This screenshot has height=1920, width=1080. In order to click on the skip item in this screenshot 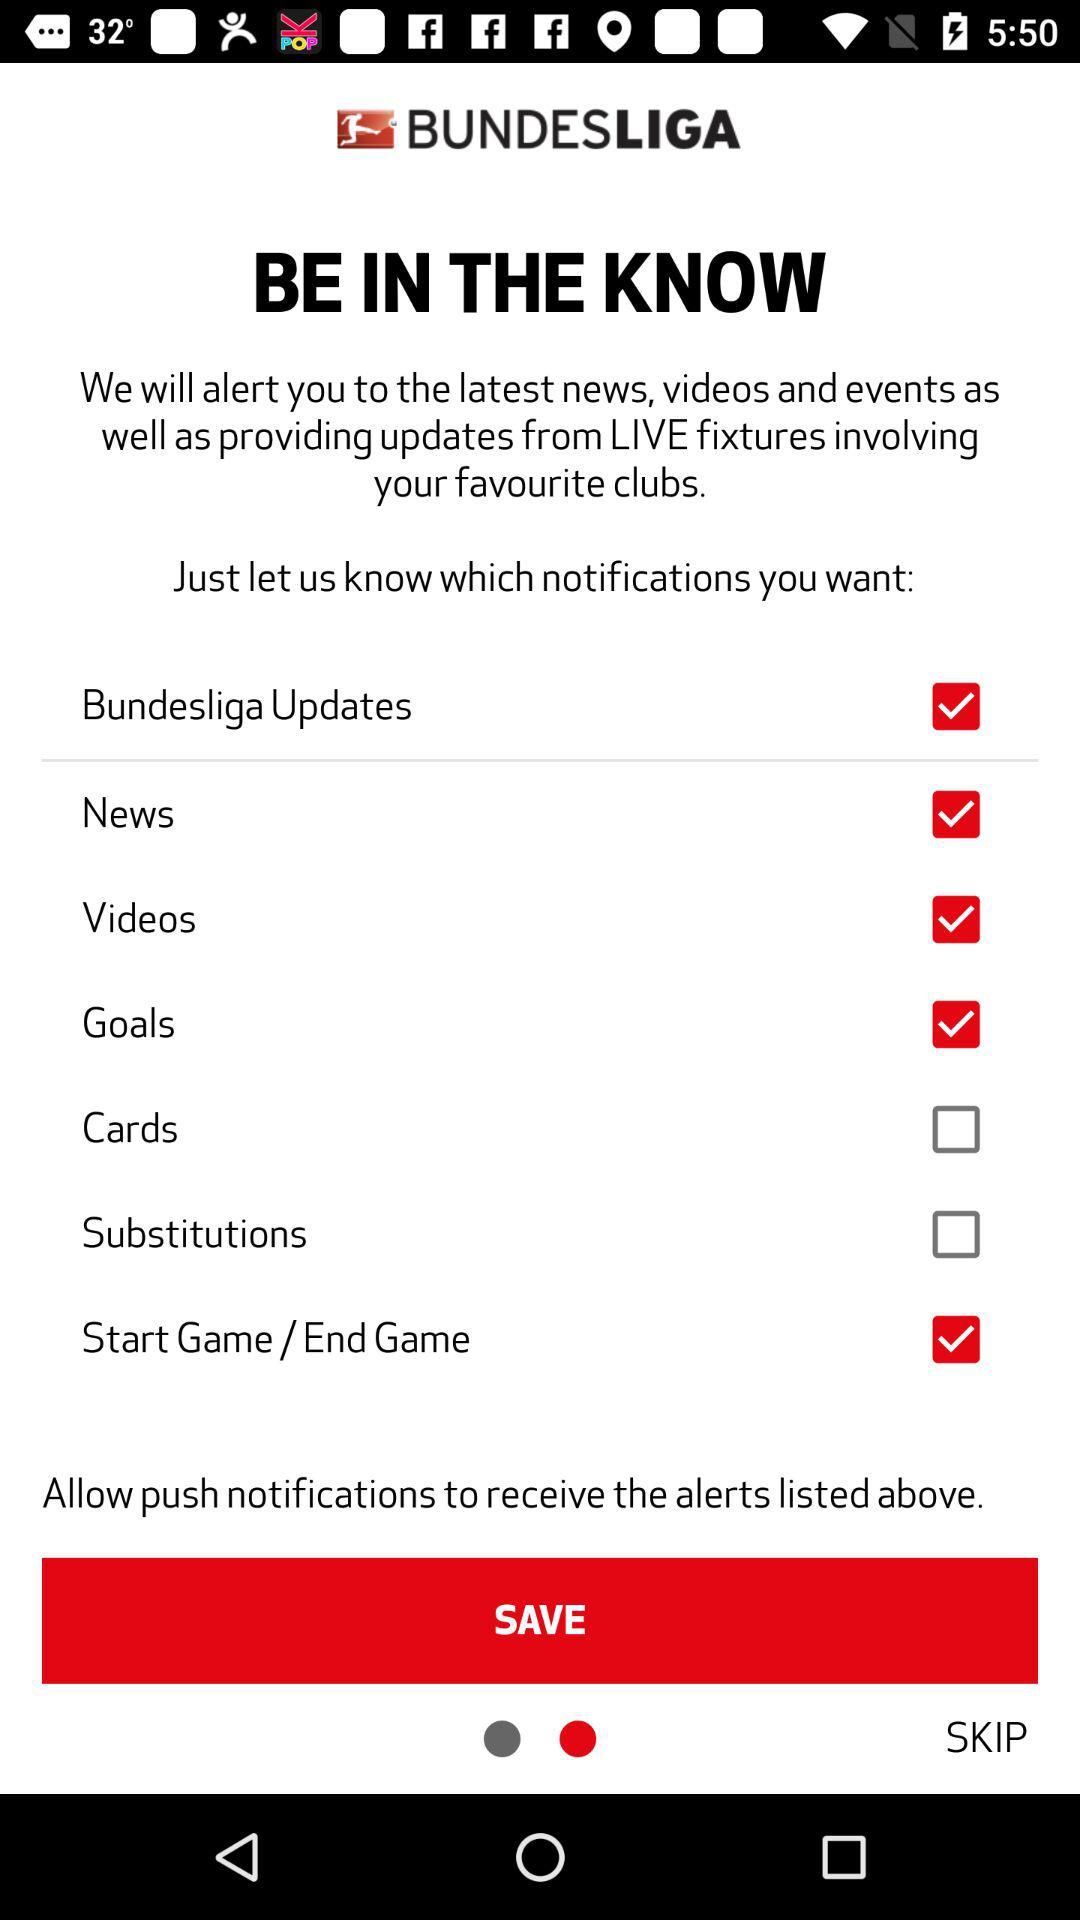, I will do `click(985, 1737)`.